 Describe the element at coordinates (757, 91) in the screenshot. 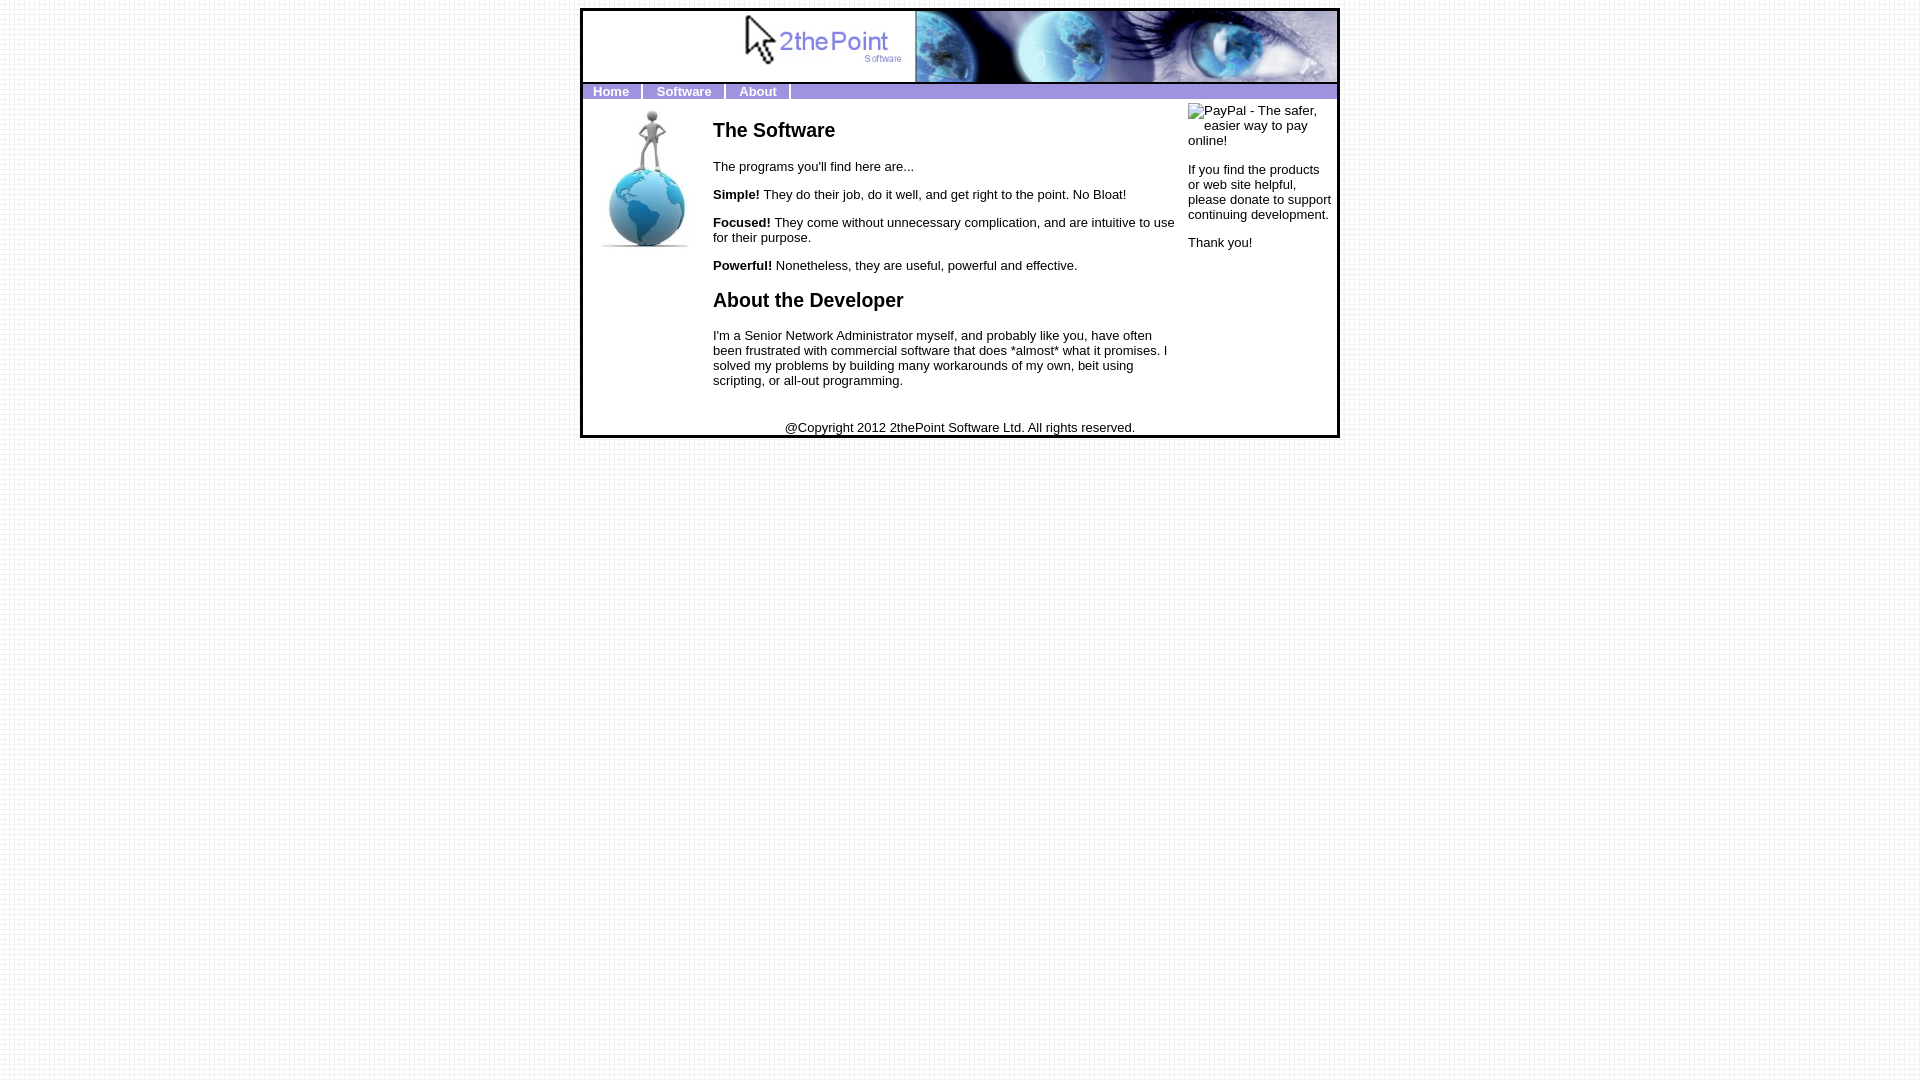

I see `'About'` at that location.